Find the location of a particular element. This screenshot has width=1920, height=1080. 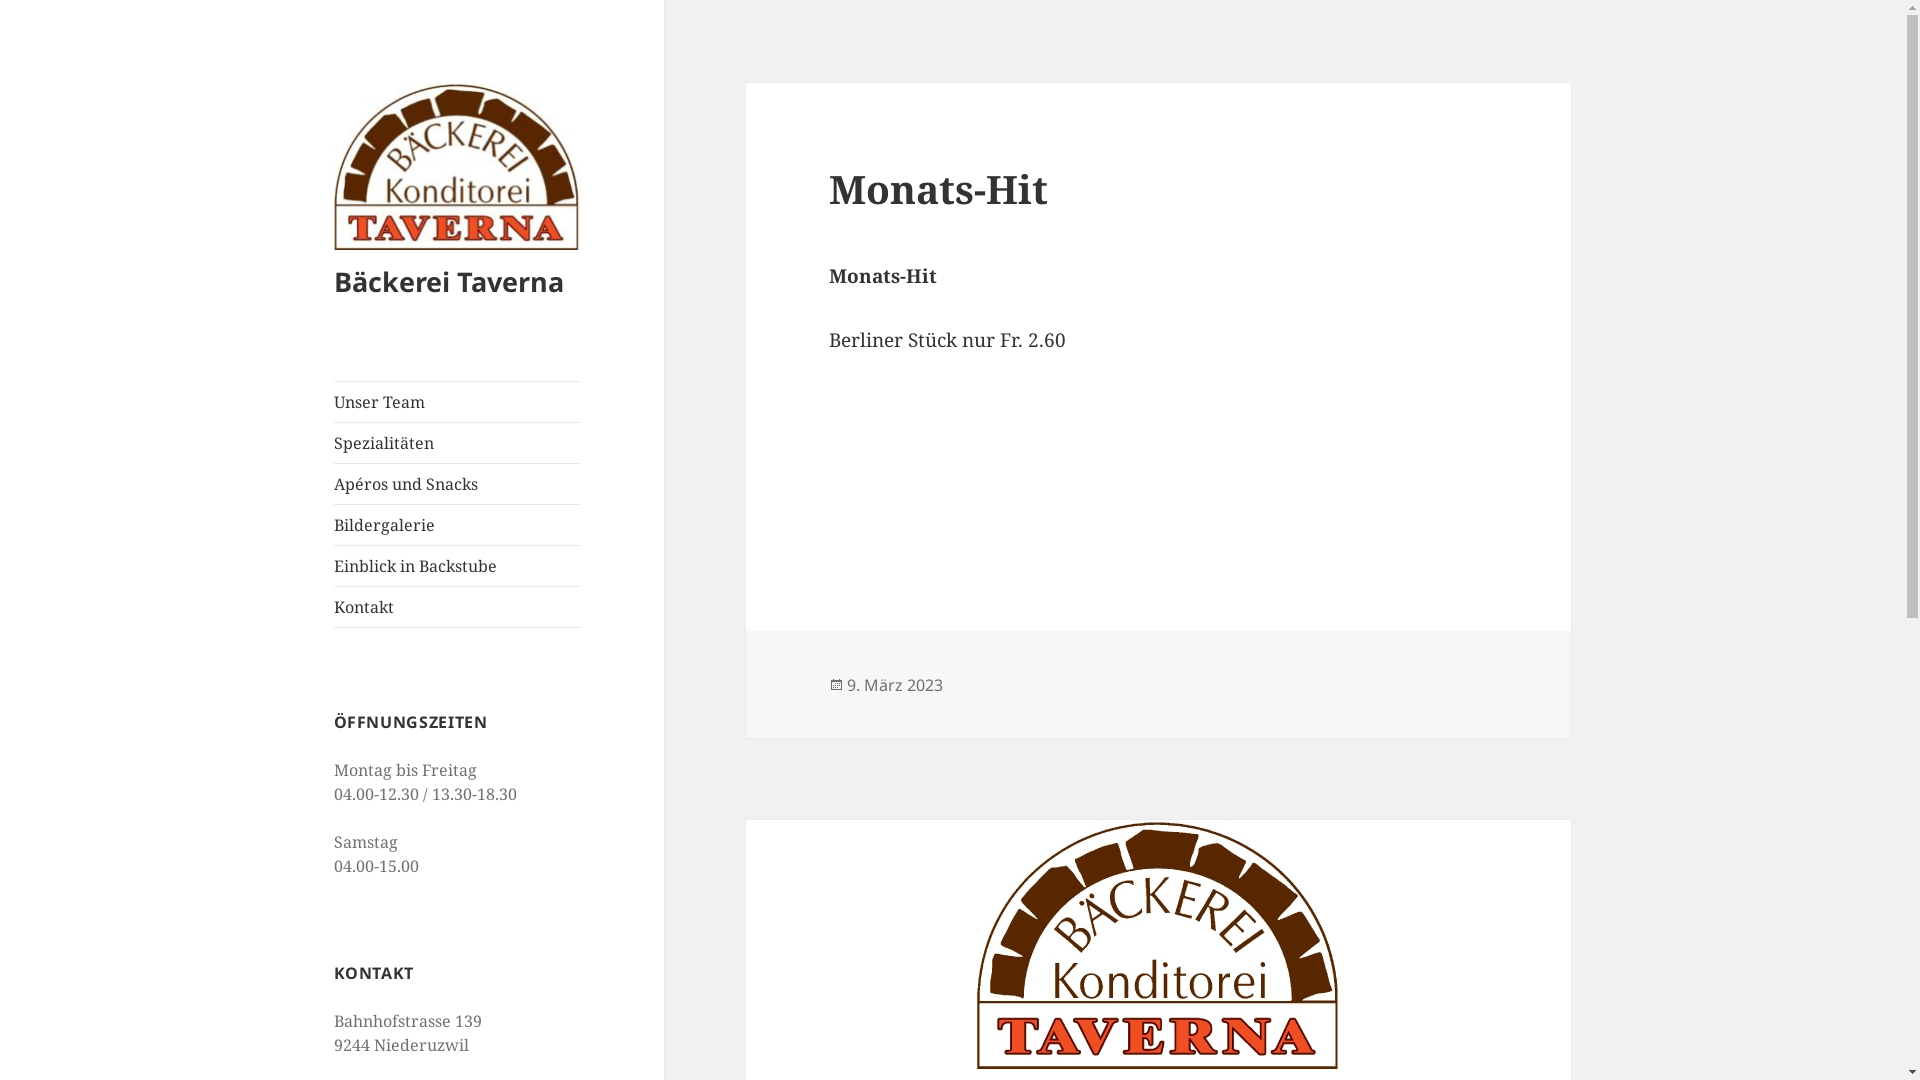

'Unser Team' is located at coordinates (334, 401).